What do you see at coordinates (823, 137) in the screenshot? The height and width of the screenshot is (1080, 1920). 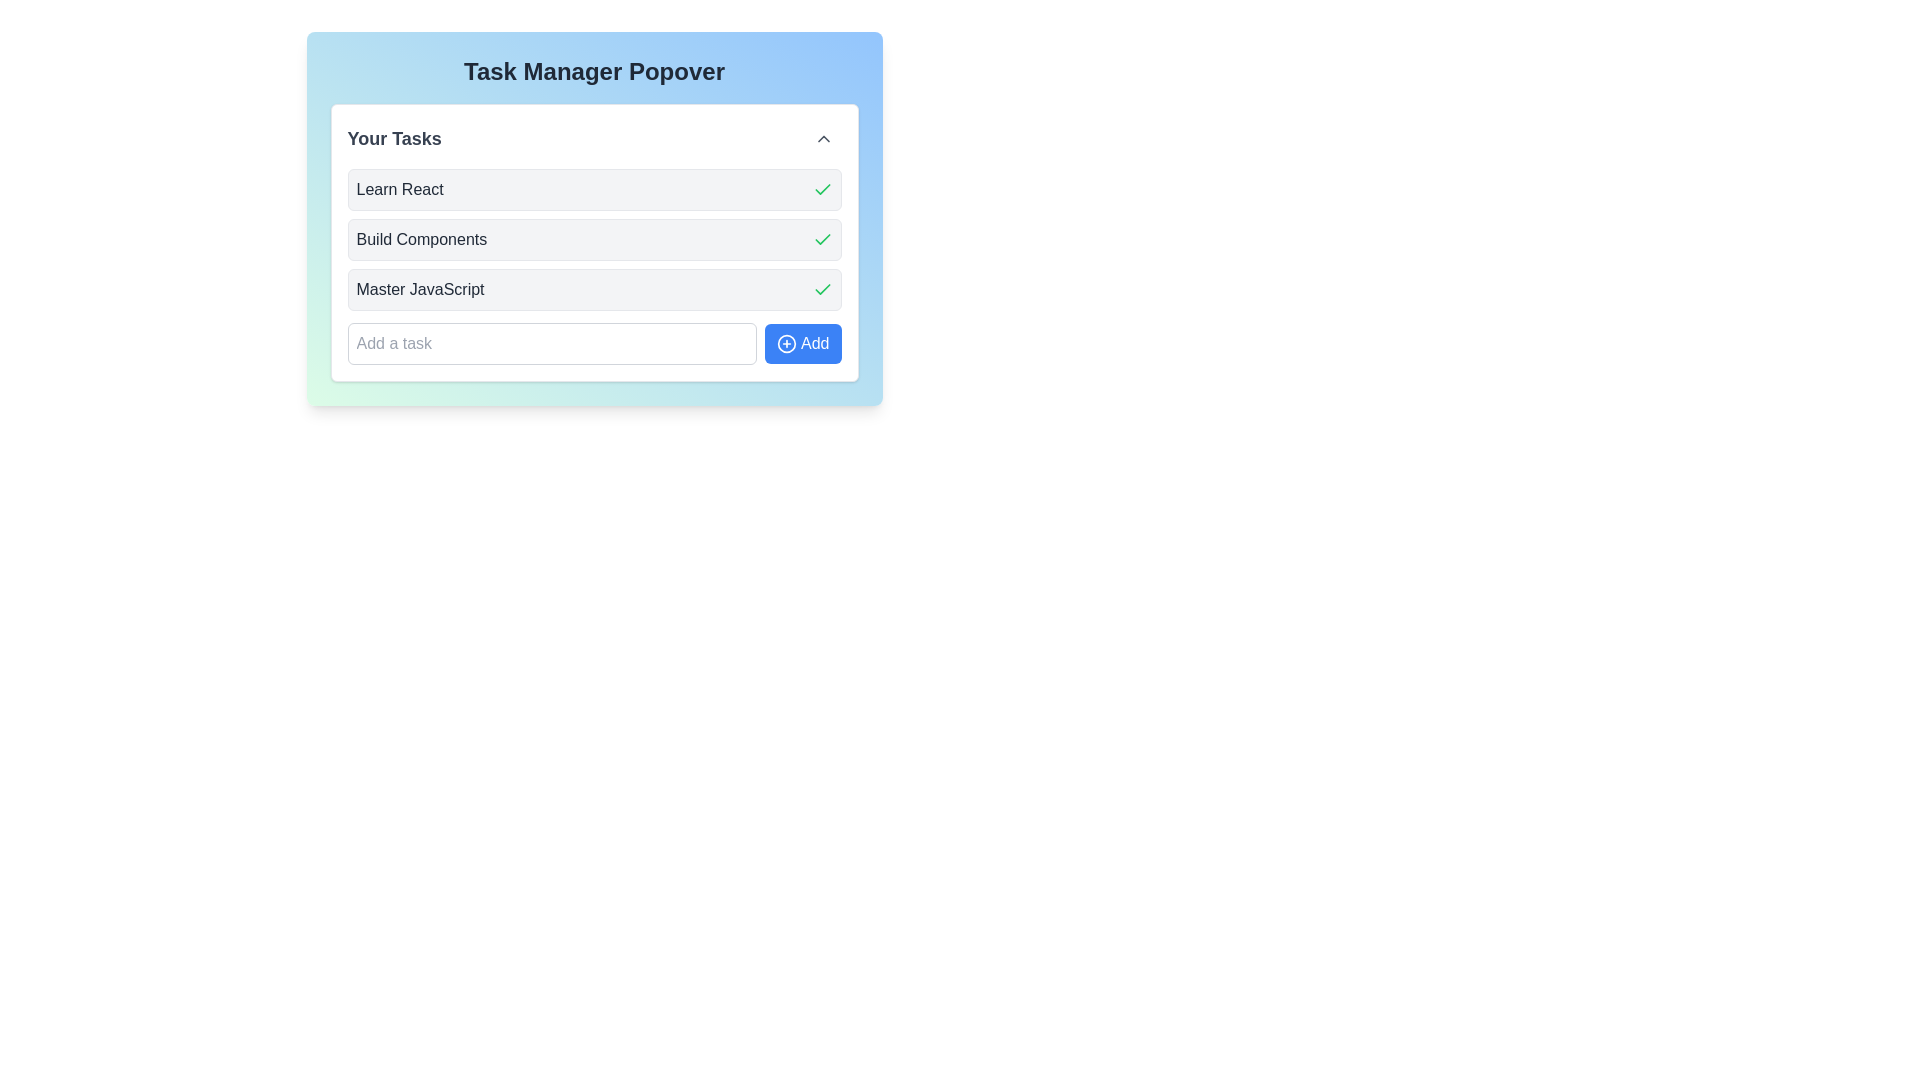 I see `the collapsible toggle button located at the upper-right corner of the 'Your Tasks' header` at bounding box center [823, 137].